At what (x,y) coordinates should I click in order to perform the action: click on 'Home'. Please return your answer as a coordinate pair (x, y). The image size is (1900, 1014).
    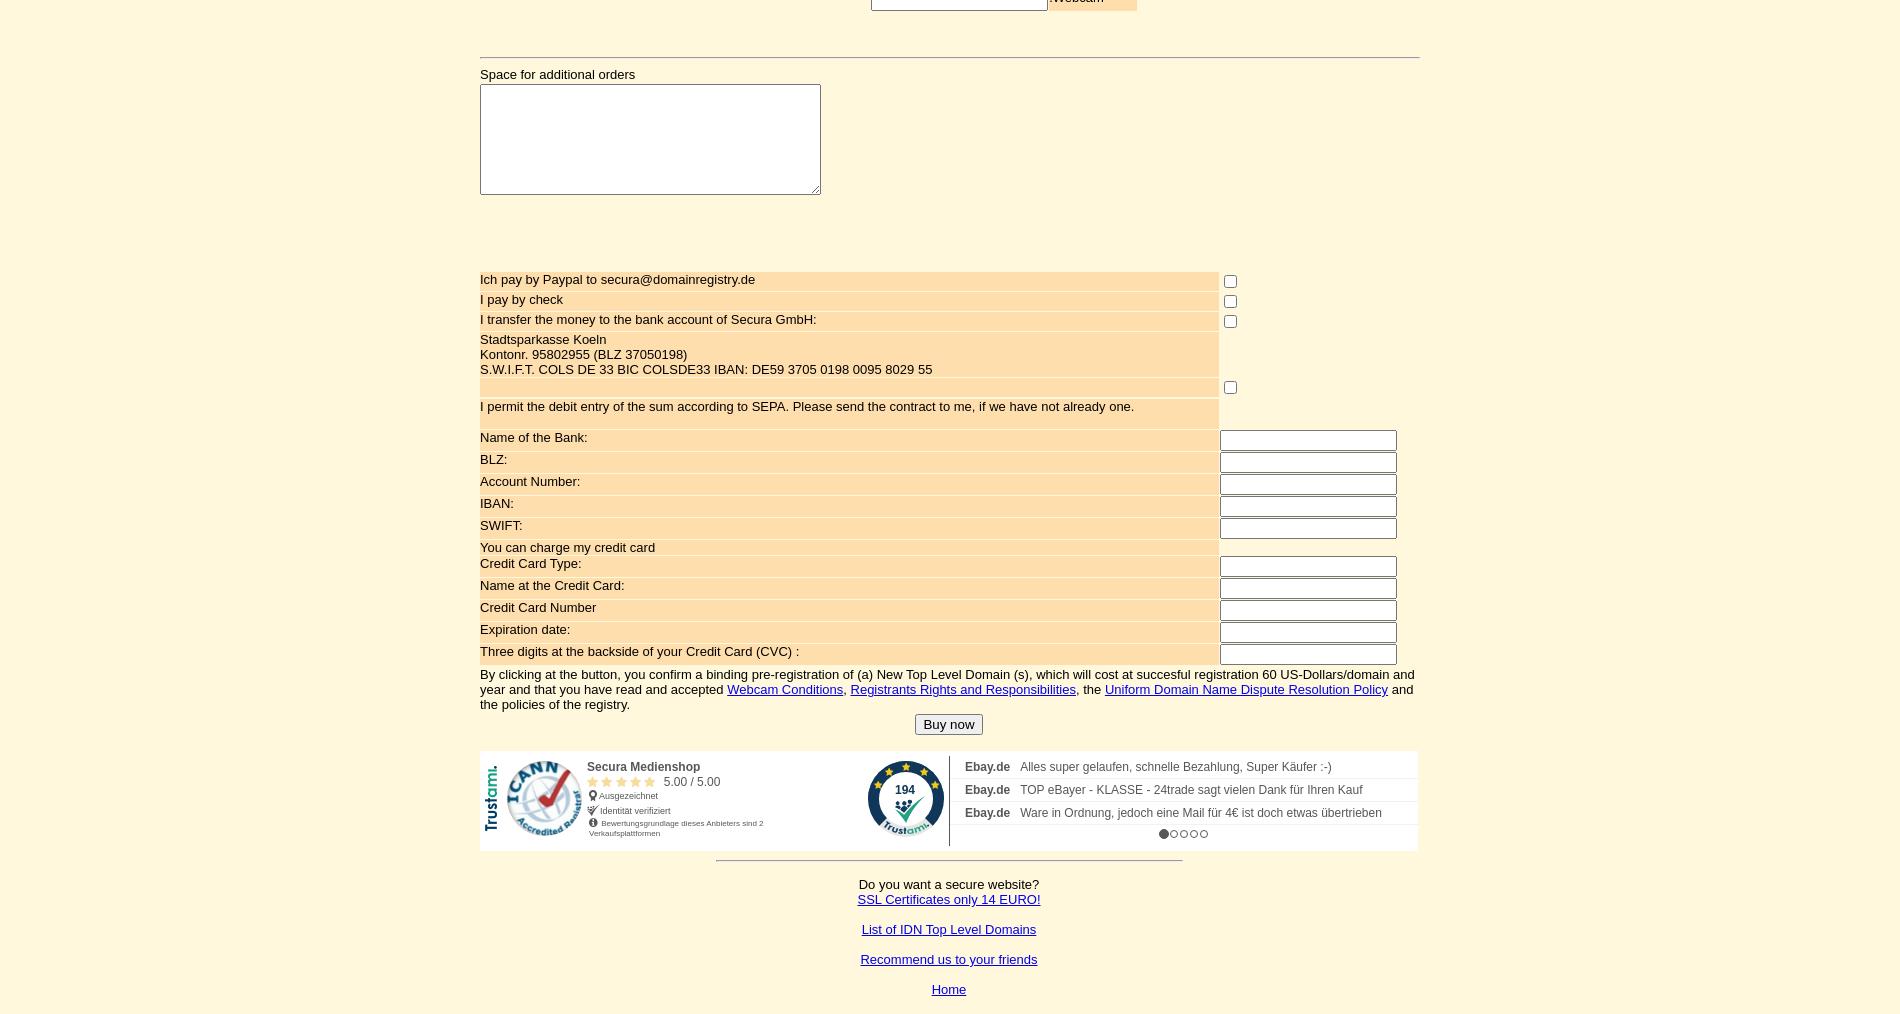
    Looking at the image, I should click on (947, 989).